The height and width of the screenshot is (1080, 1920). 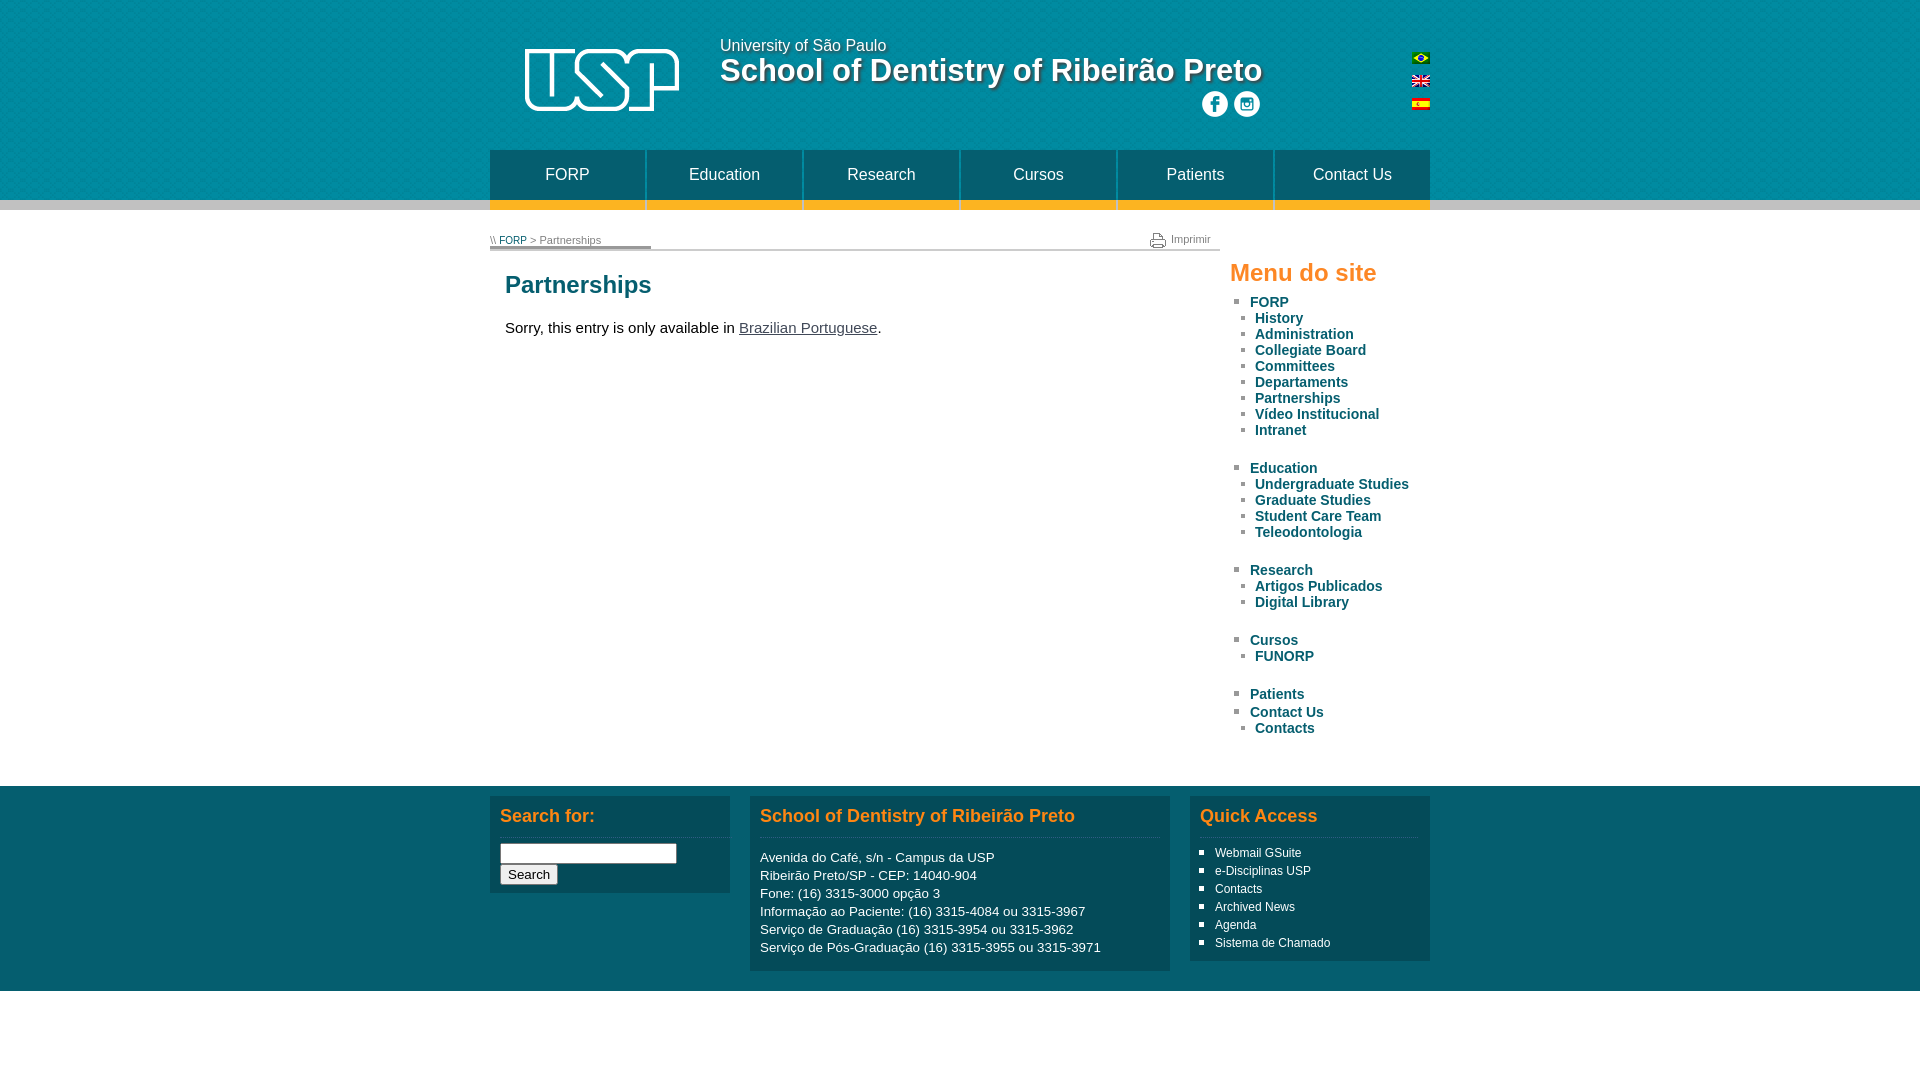 I want to click on 'Archived News', so click(x=1253, y=906).